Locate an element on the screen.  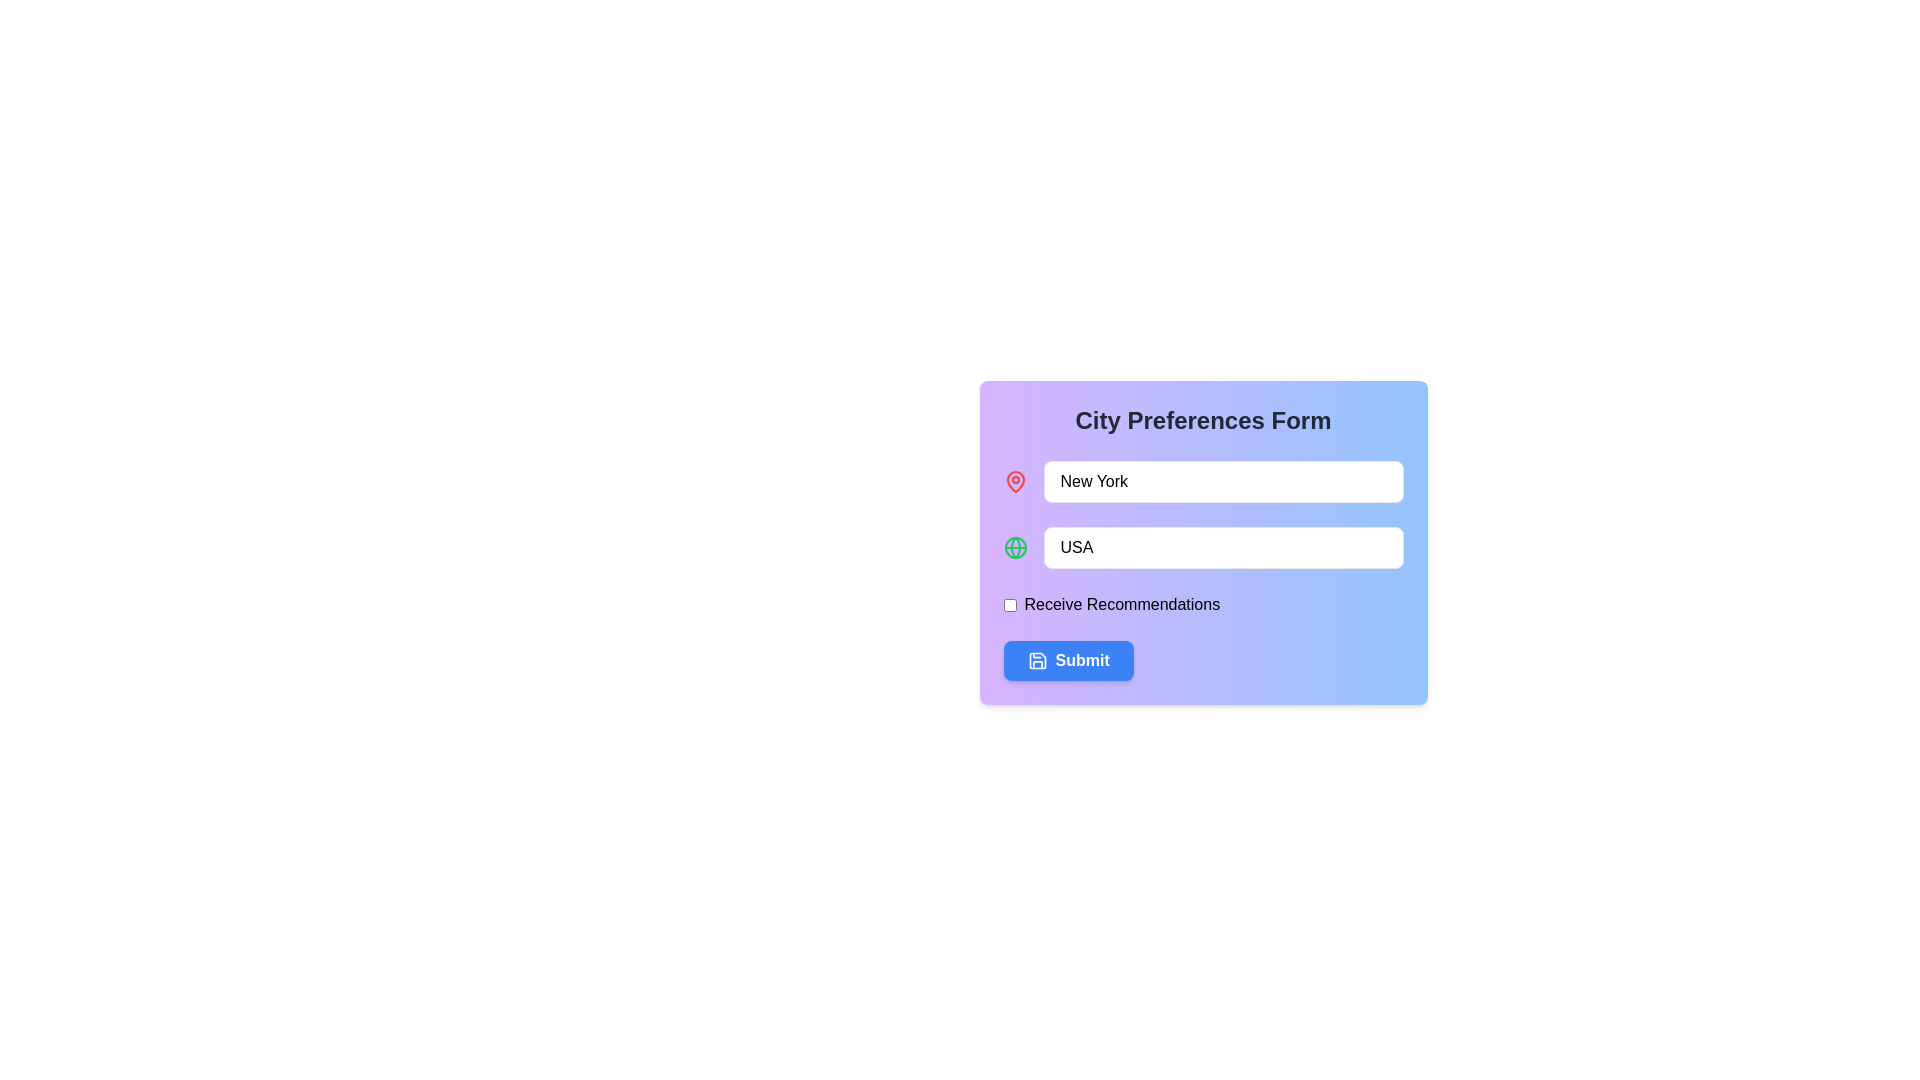
the checkbox associated with the text label indicating the functionality to opt-in for receiving recommendations is located at coordinates (1110, 604).